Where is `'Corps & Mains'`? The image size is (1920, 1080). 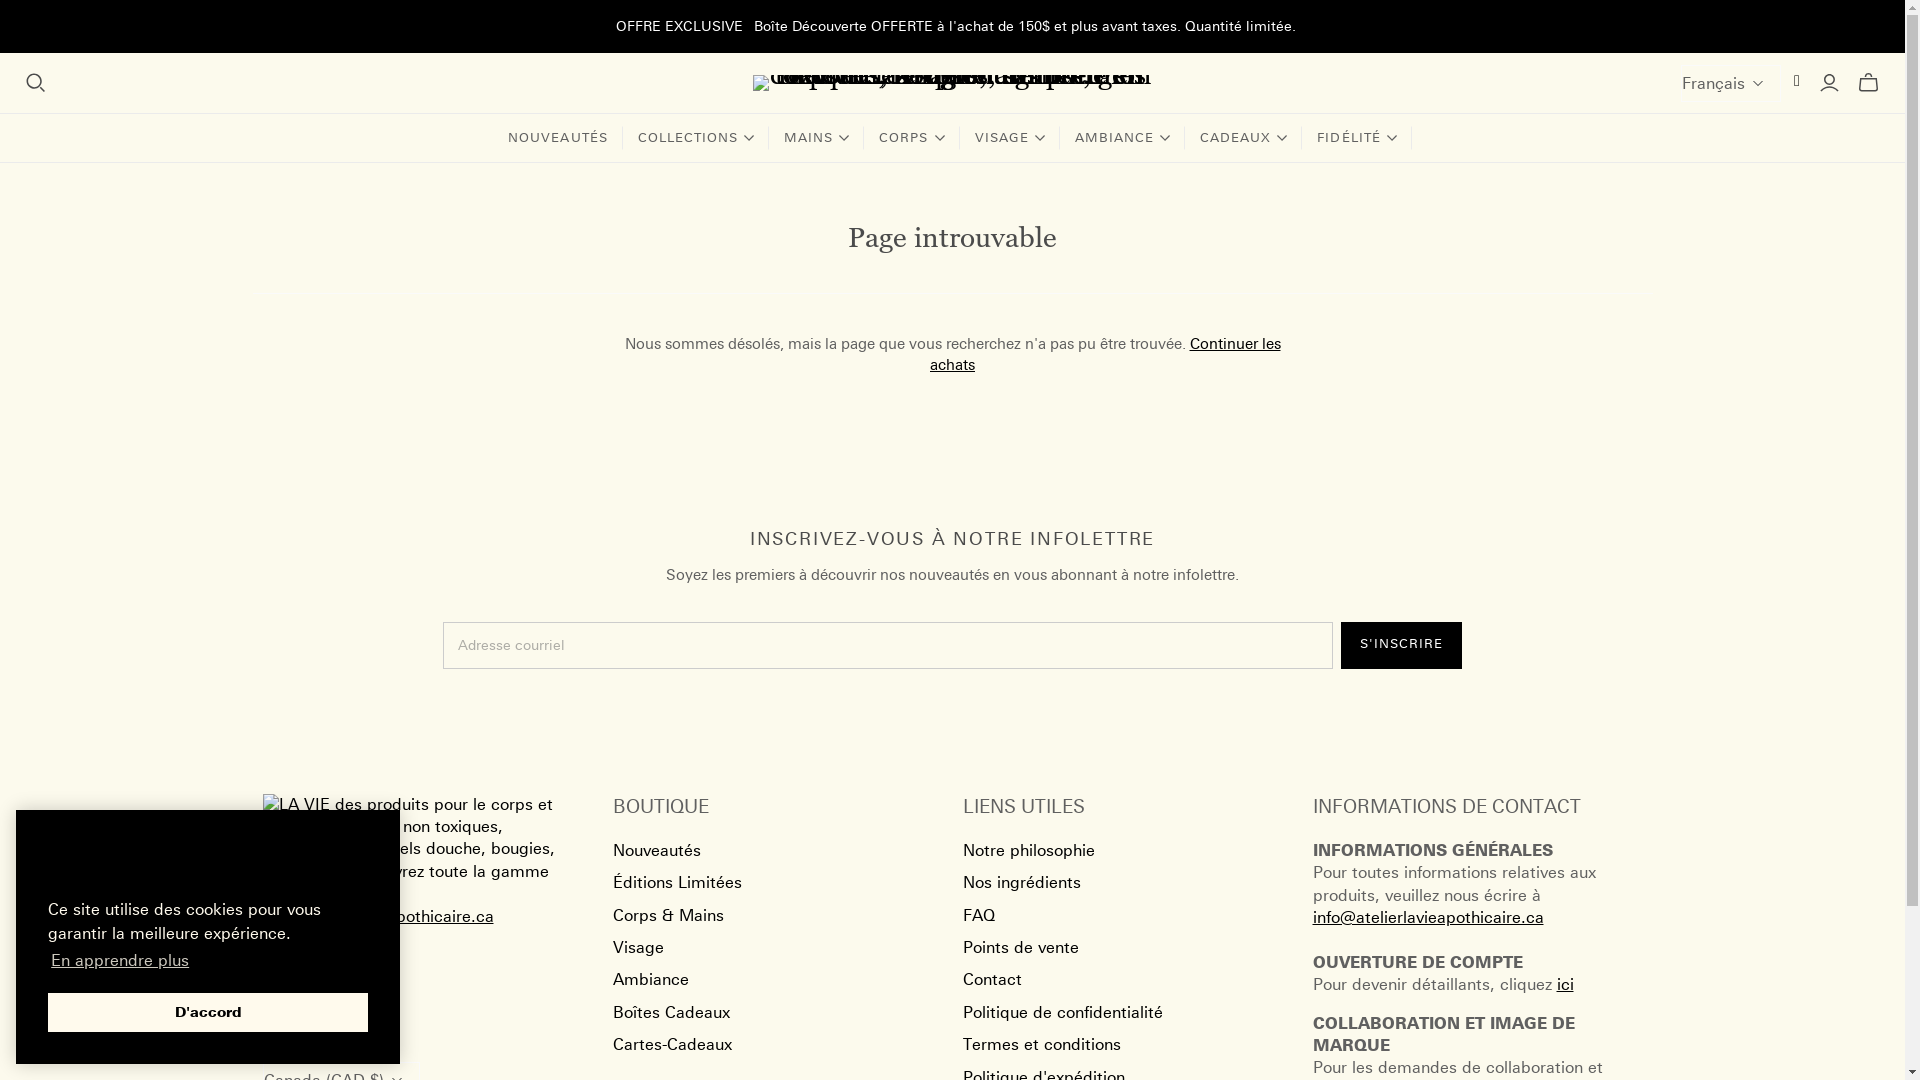
'Corps & Mains' is located at coordinates (610, 915).